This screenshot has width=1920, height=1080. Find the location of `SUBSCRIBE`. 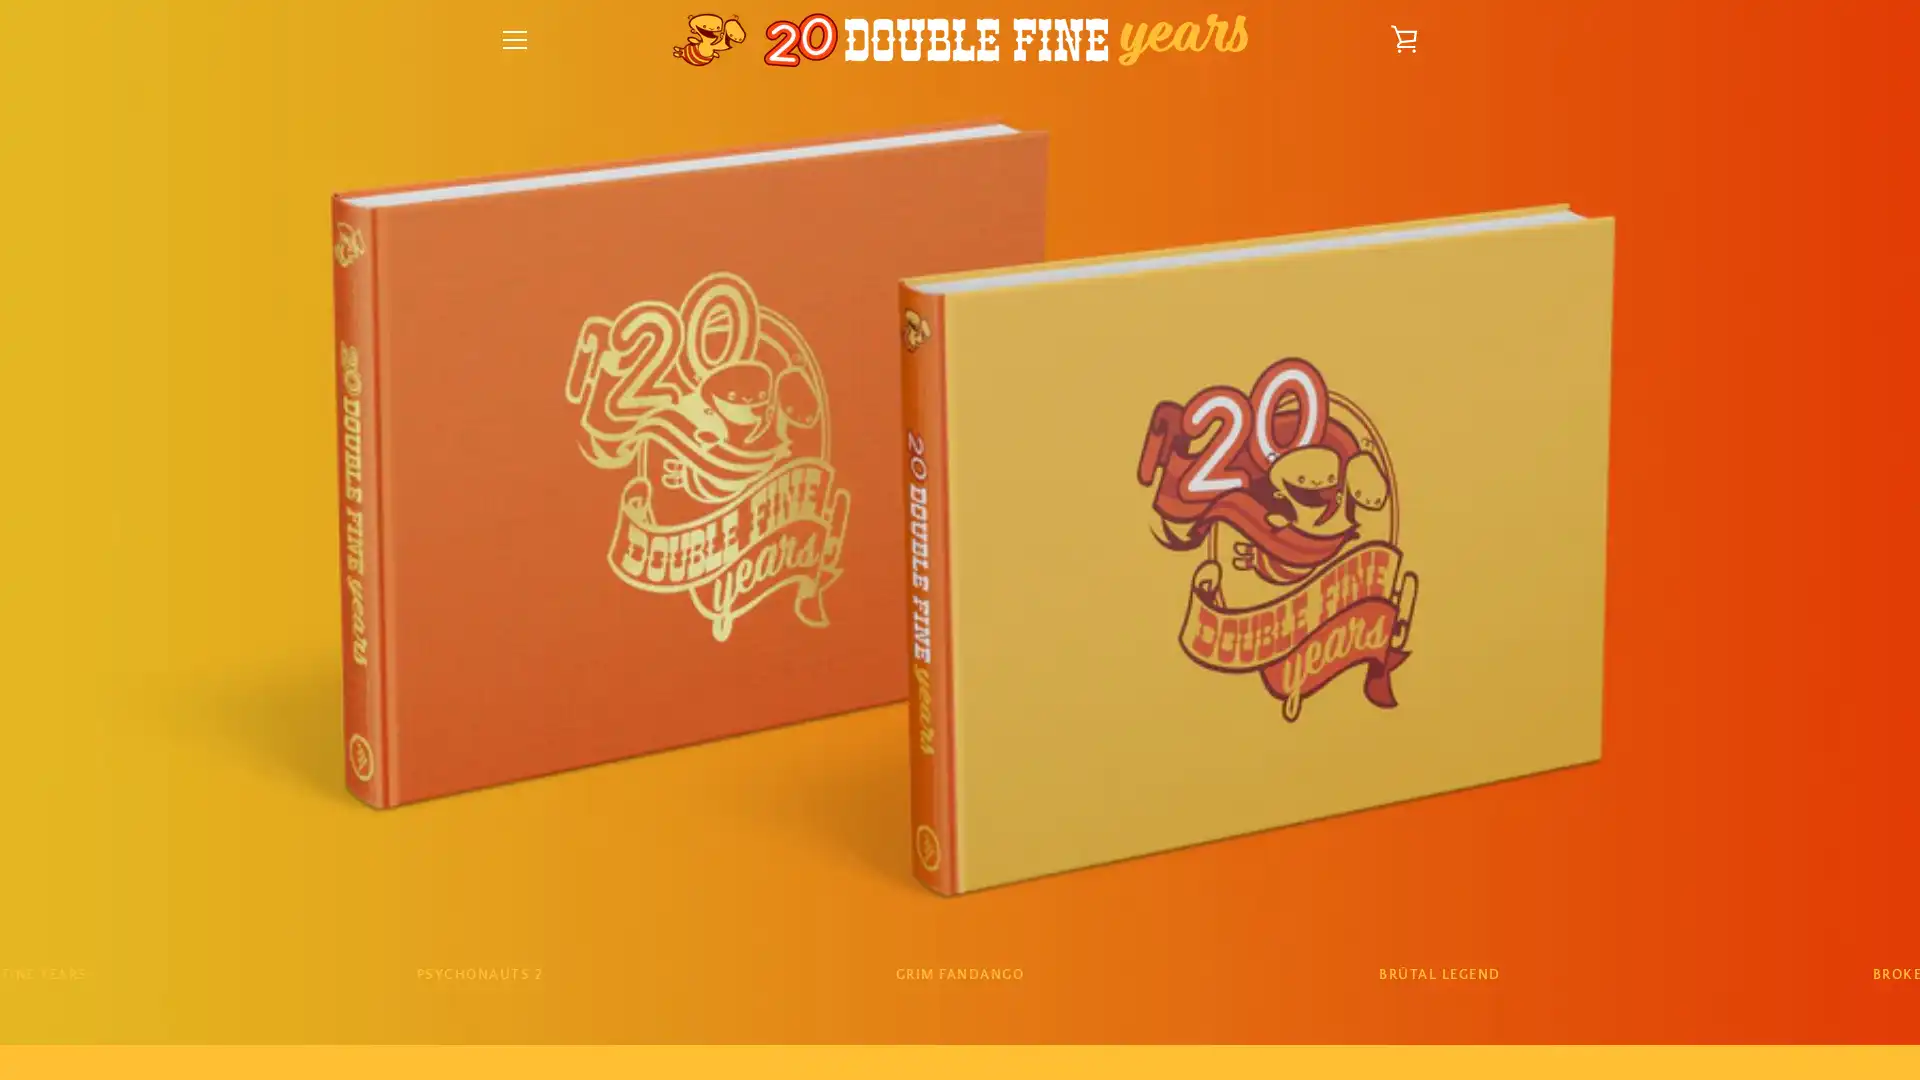

SUBSCRIBE is located at coordinates (1370, 900).